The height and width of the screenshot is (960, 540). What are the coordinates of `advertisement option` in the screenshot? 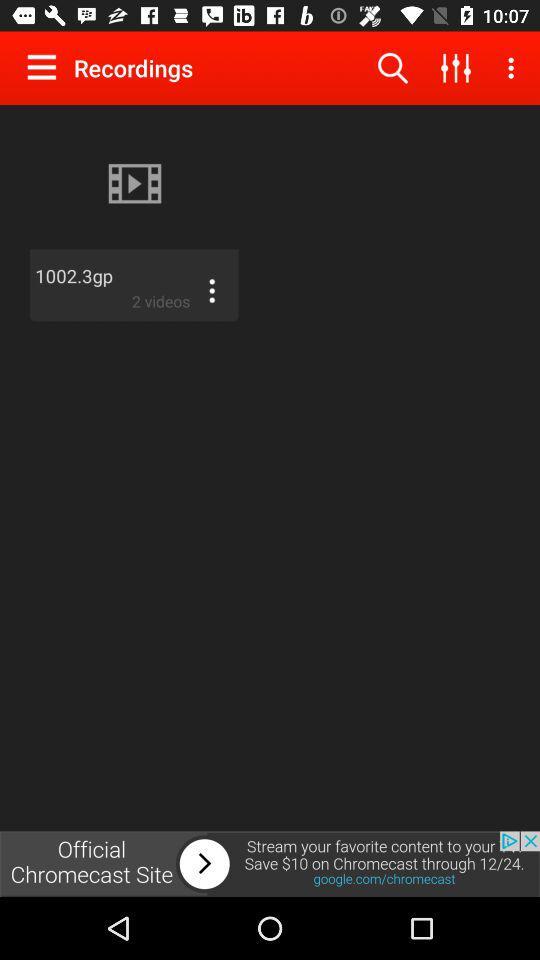 It's located at (270, 863).